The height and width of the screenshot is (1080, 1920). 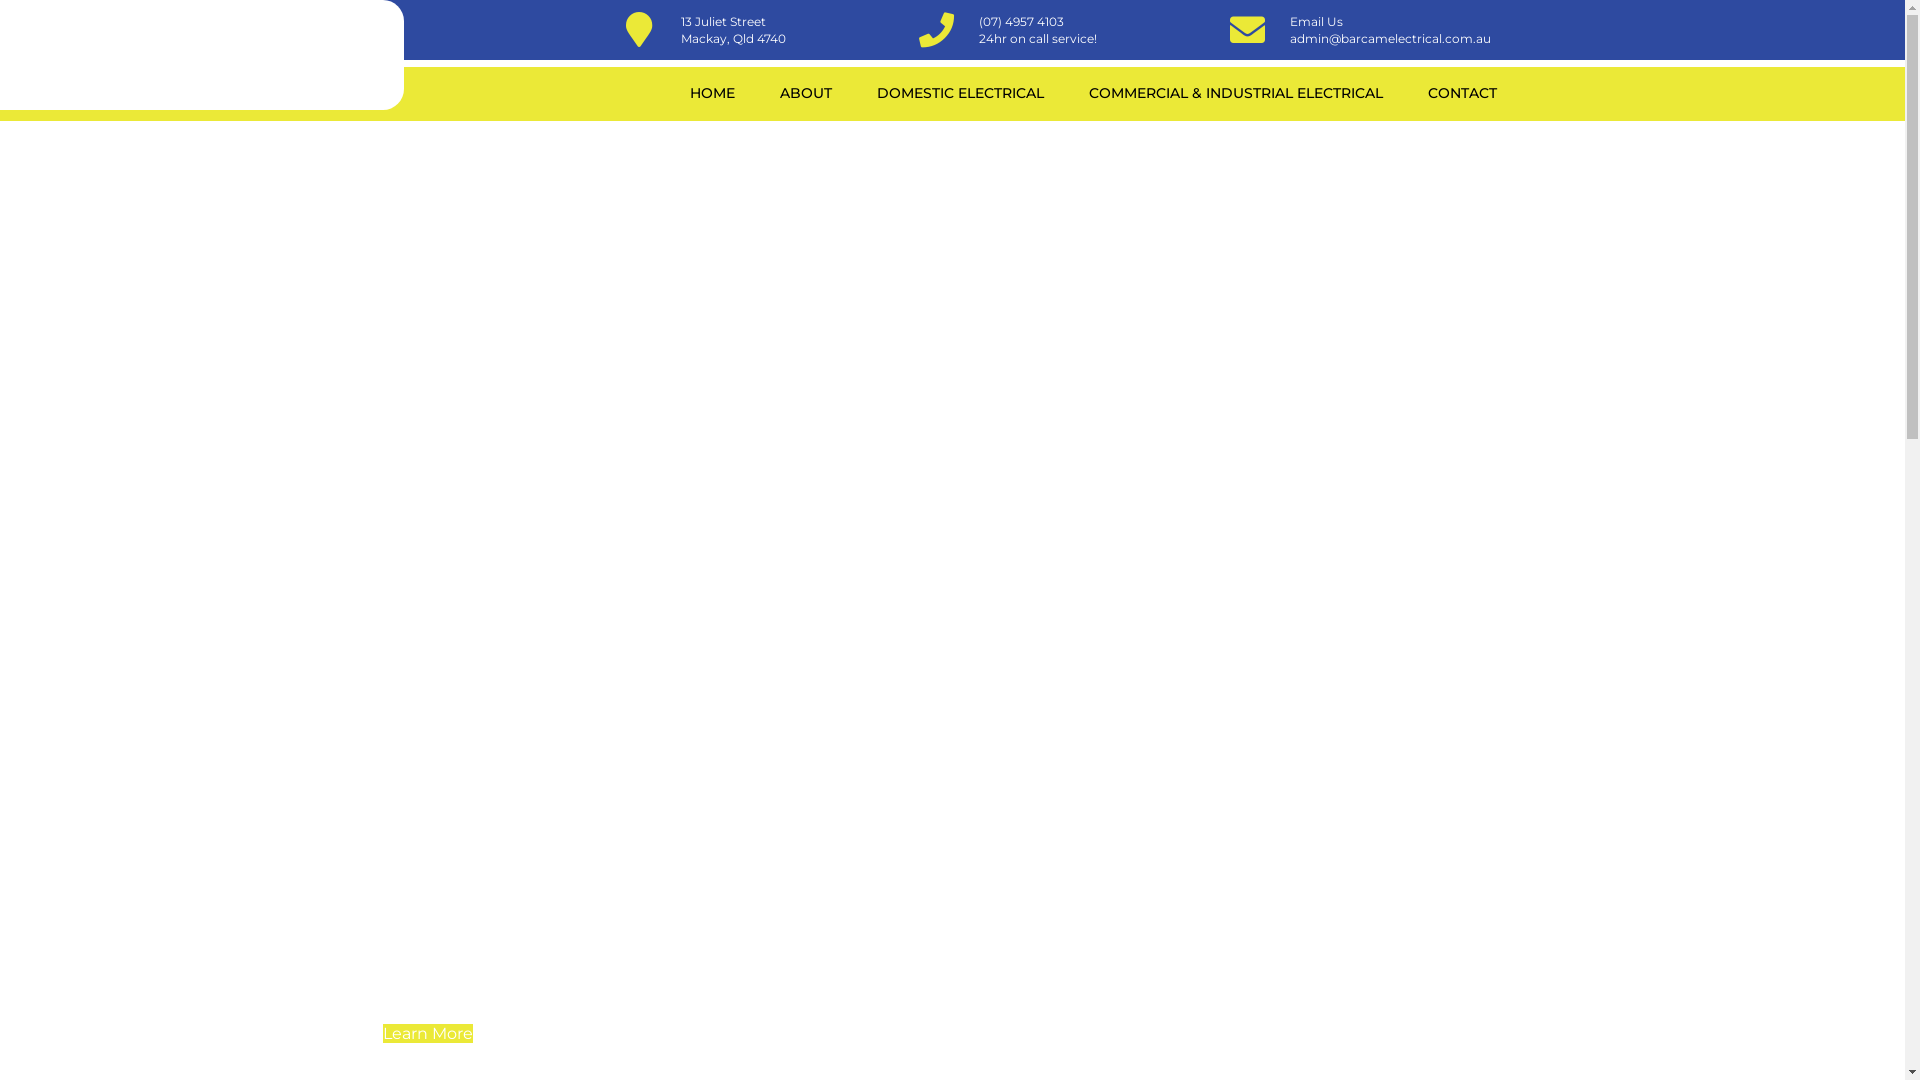 What do you see at coordinates (731, 38) in the screenshot?
I see `'Mackay, Qld 4740'` at bounding box center [731, 38].